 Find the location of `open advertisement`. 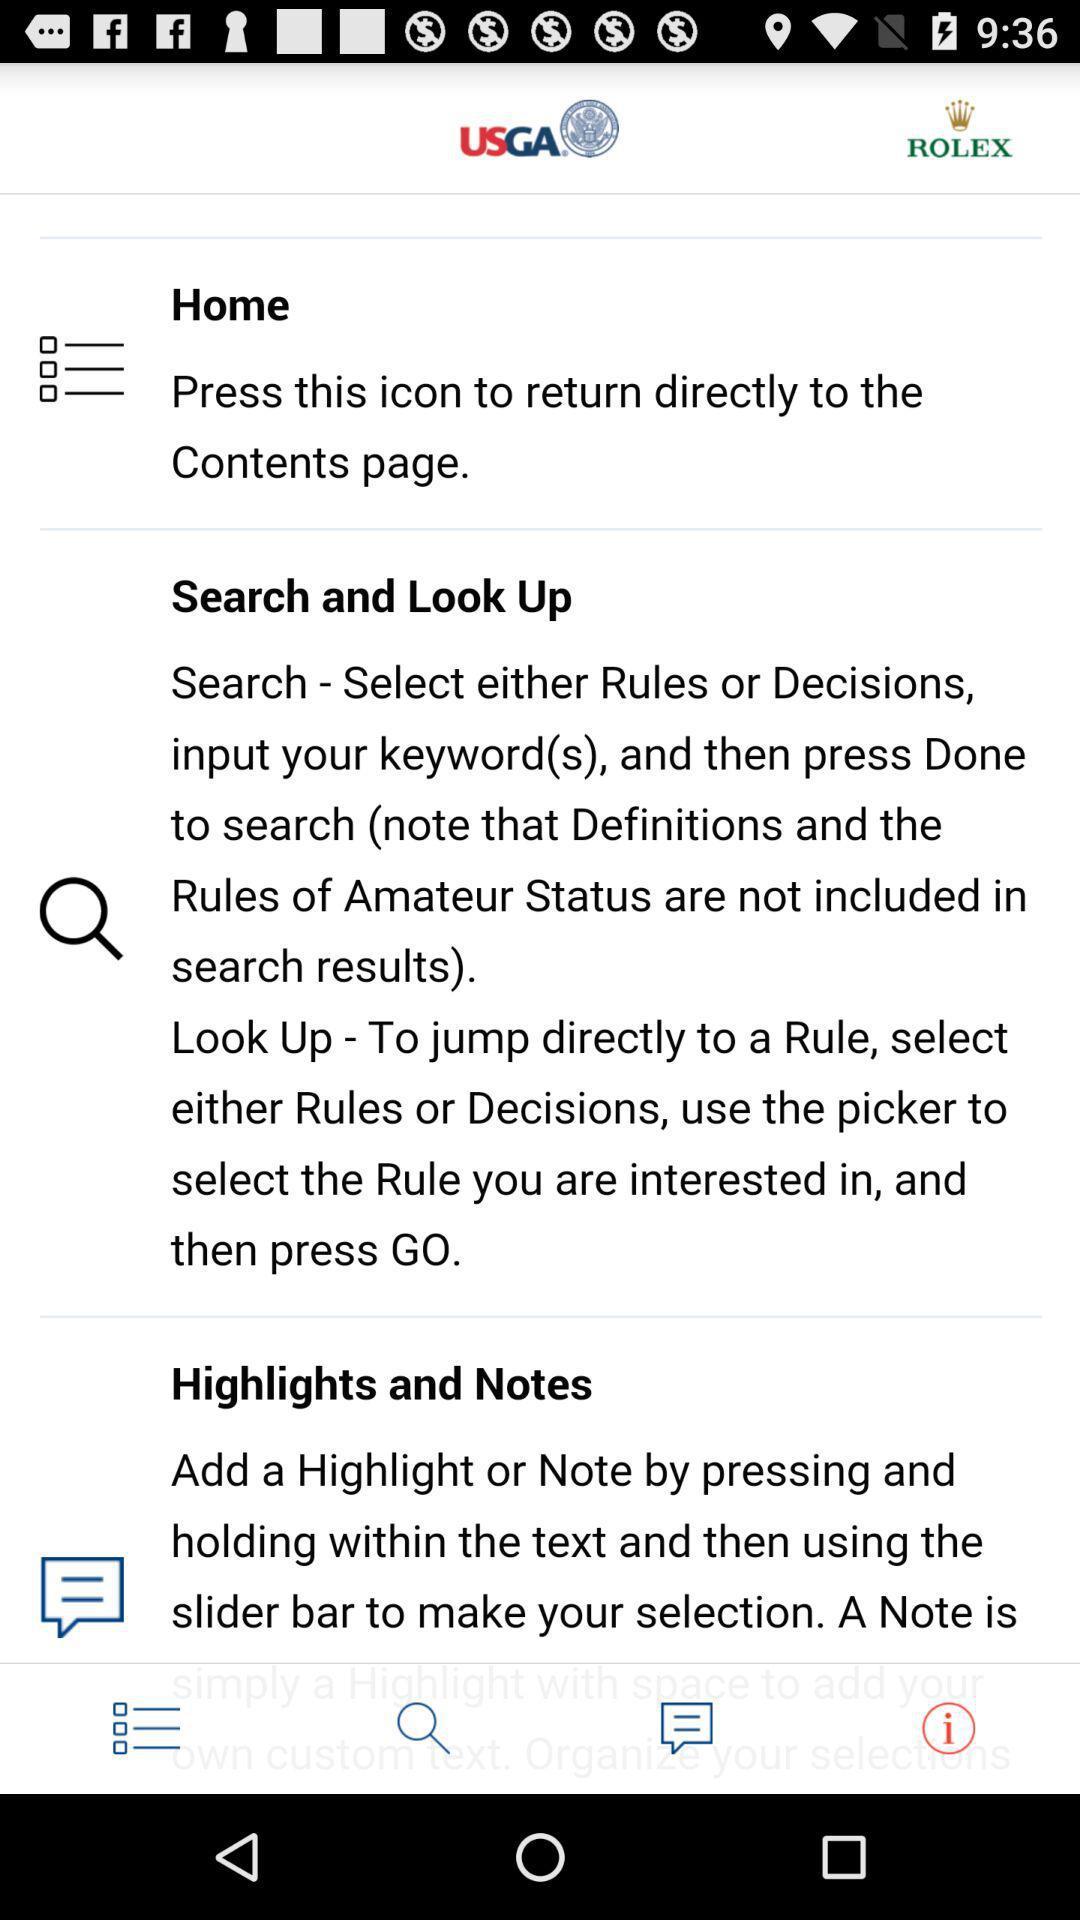

open advertisement is located at coordinates (959, 127).